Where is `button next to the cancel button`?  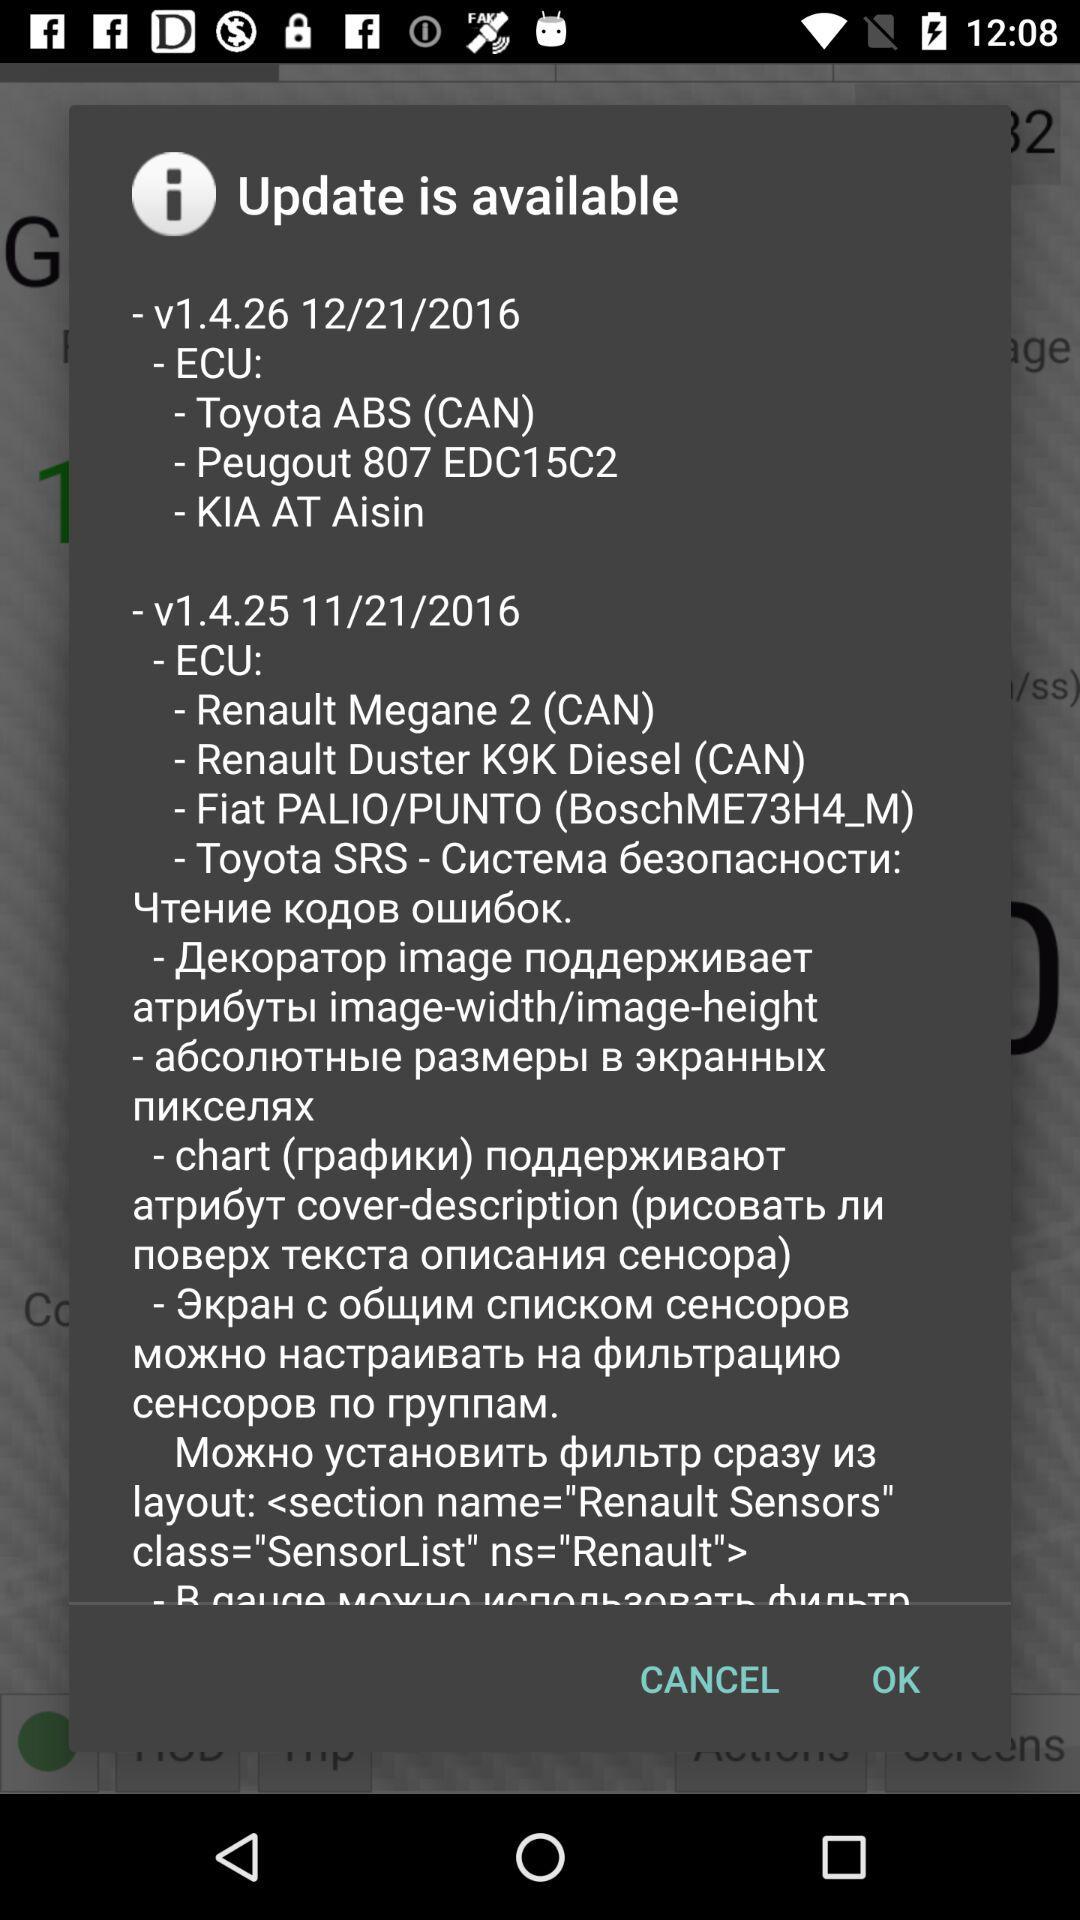
button next to the cancel button is located at coordinates (894, 1678).